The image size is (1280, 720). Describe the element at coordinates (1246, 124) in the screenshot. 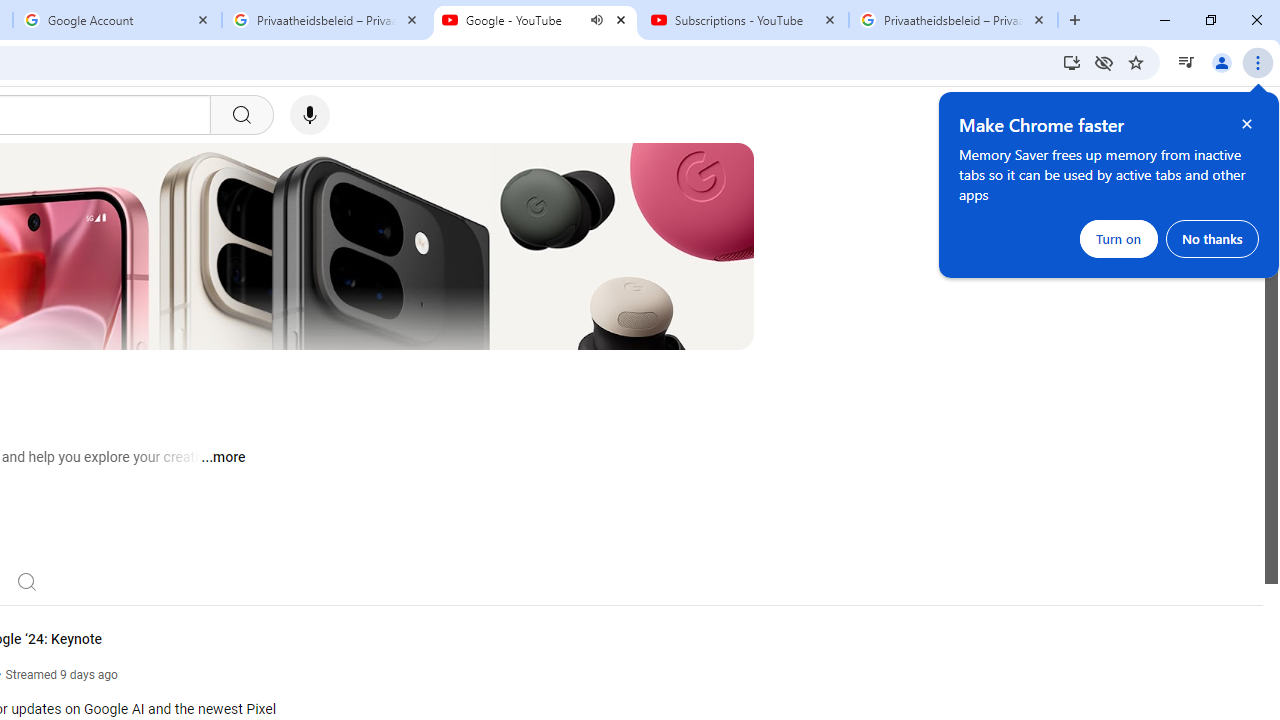

I see `'Close help bubble'` at that location.